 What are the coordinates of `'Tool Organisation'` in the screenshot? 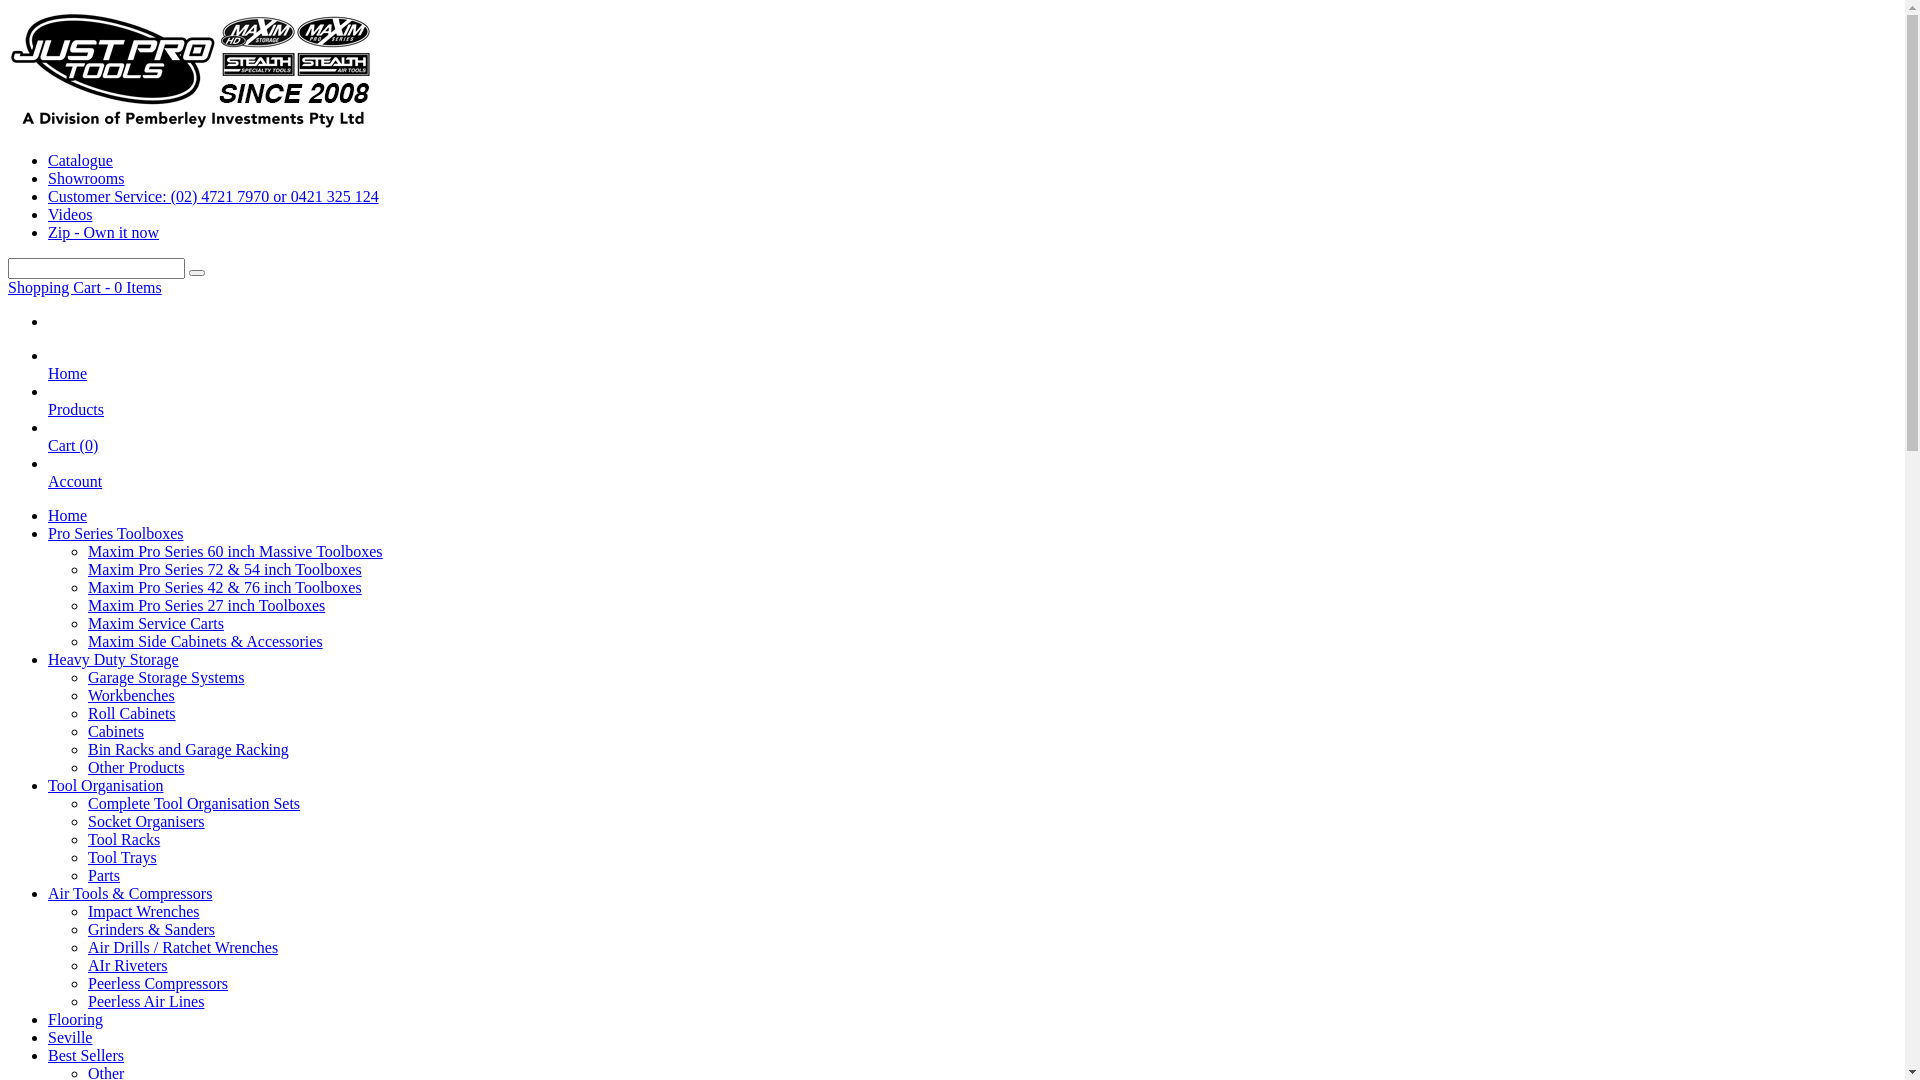 It's located at (104, 784).